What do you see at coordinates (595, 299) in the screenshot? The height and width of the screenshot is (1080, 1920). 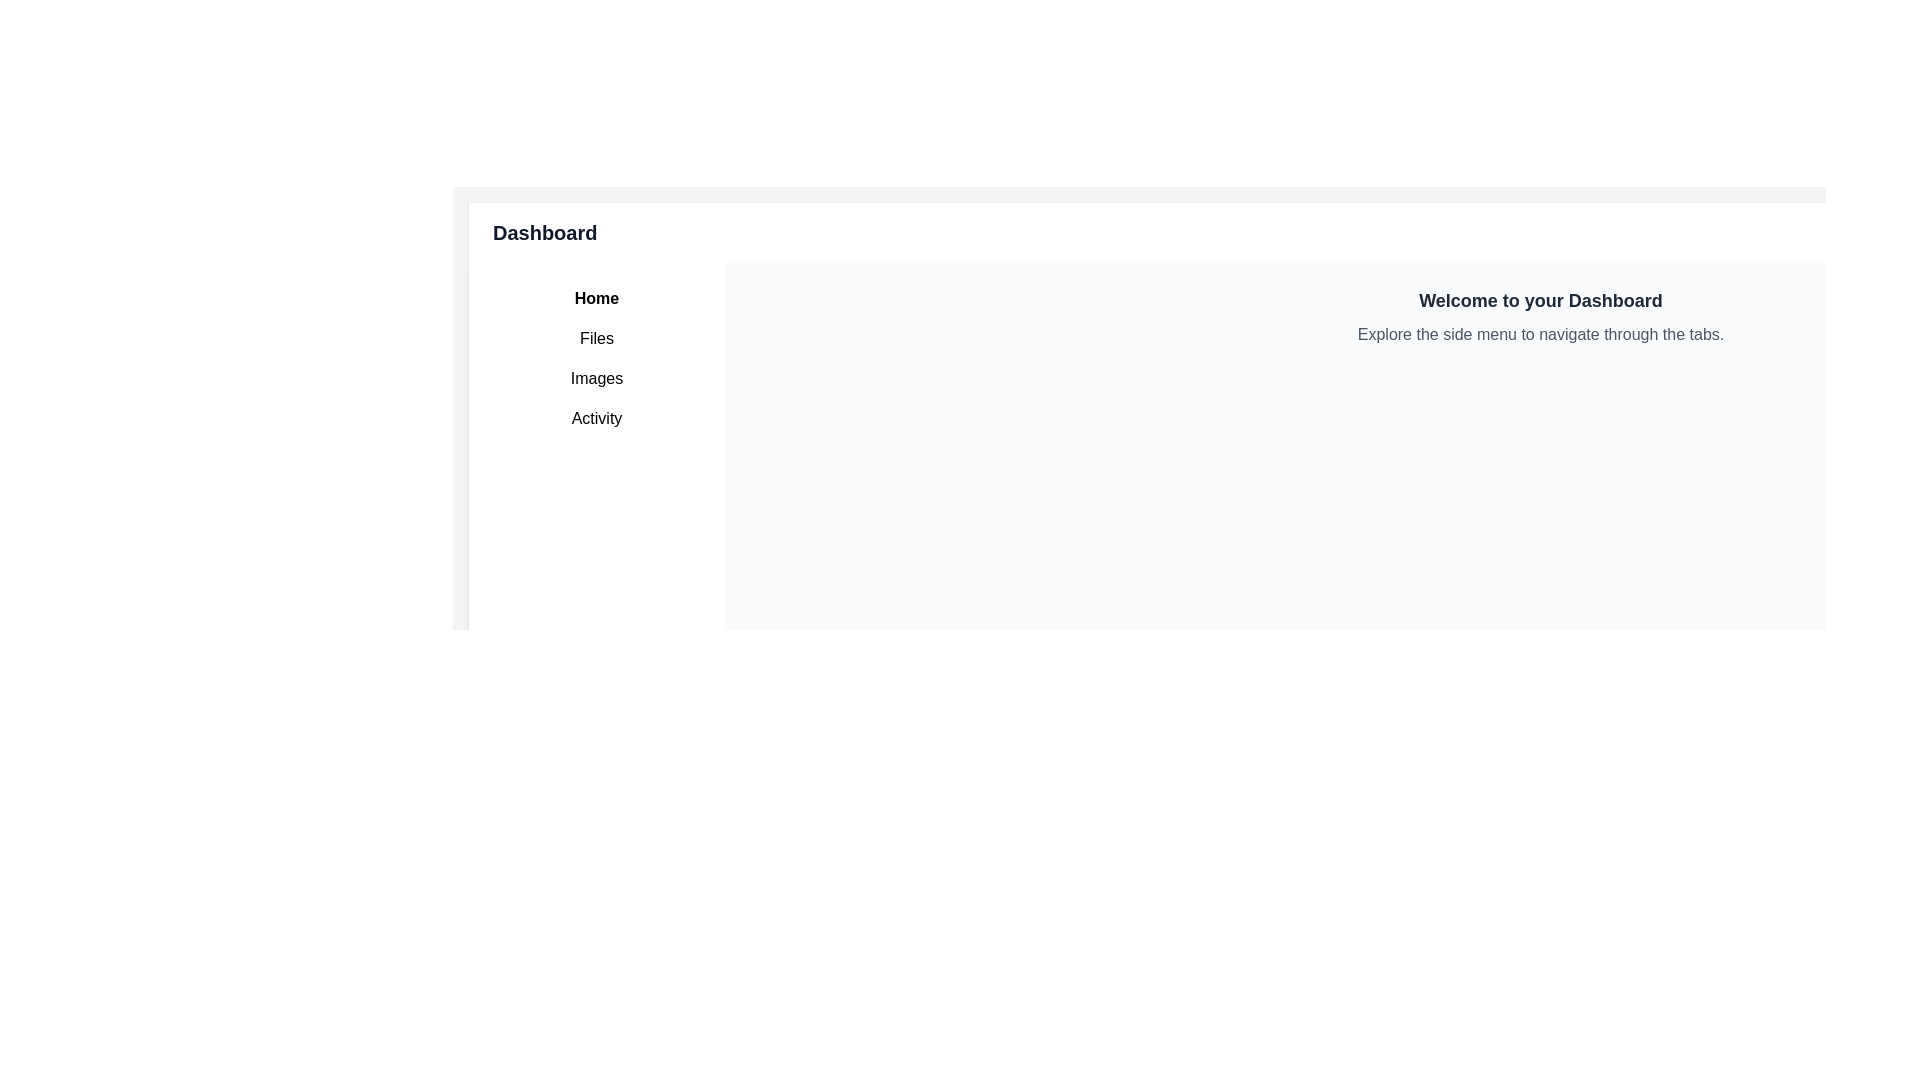 I see `the bold 'Home' text link in the vertical navigation menu` at bounding box center [595, 299].